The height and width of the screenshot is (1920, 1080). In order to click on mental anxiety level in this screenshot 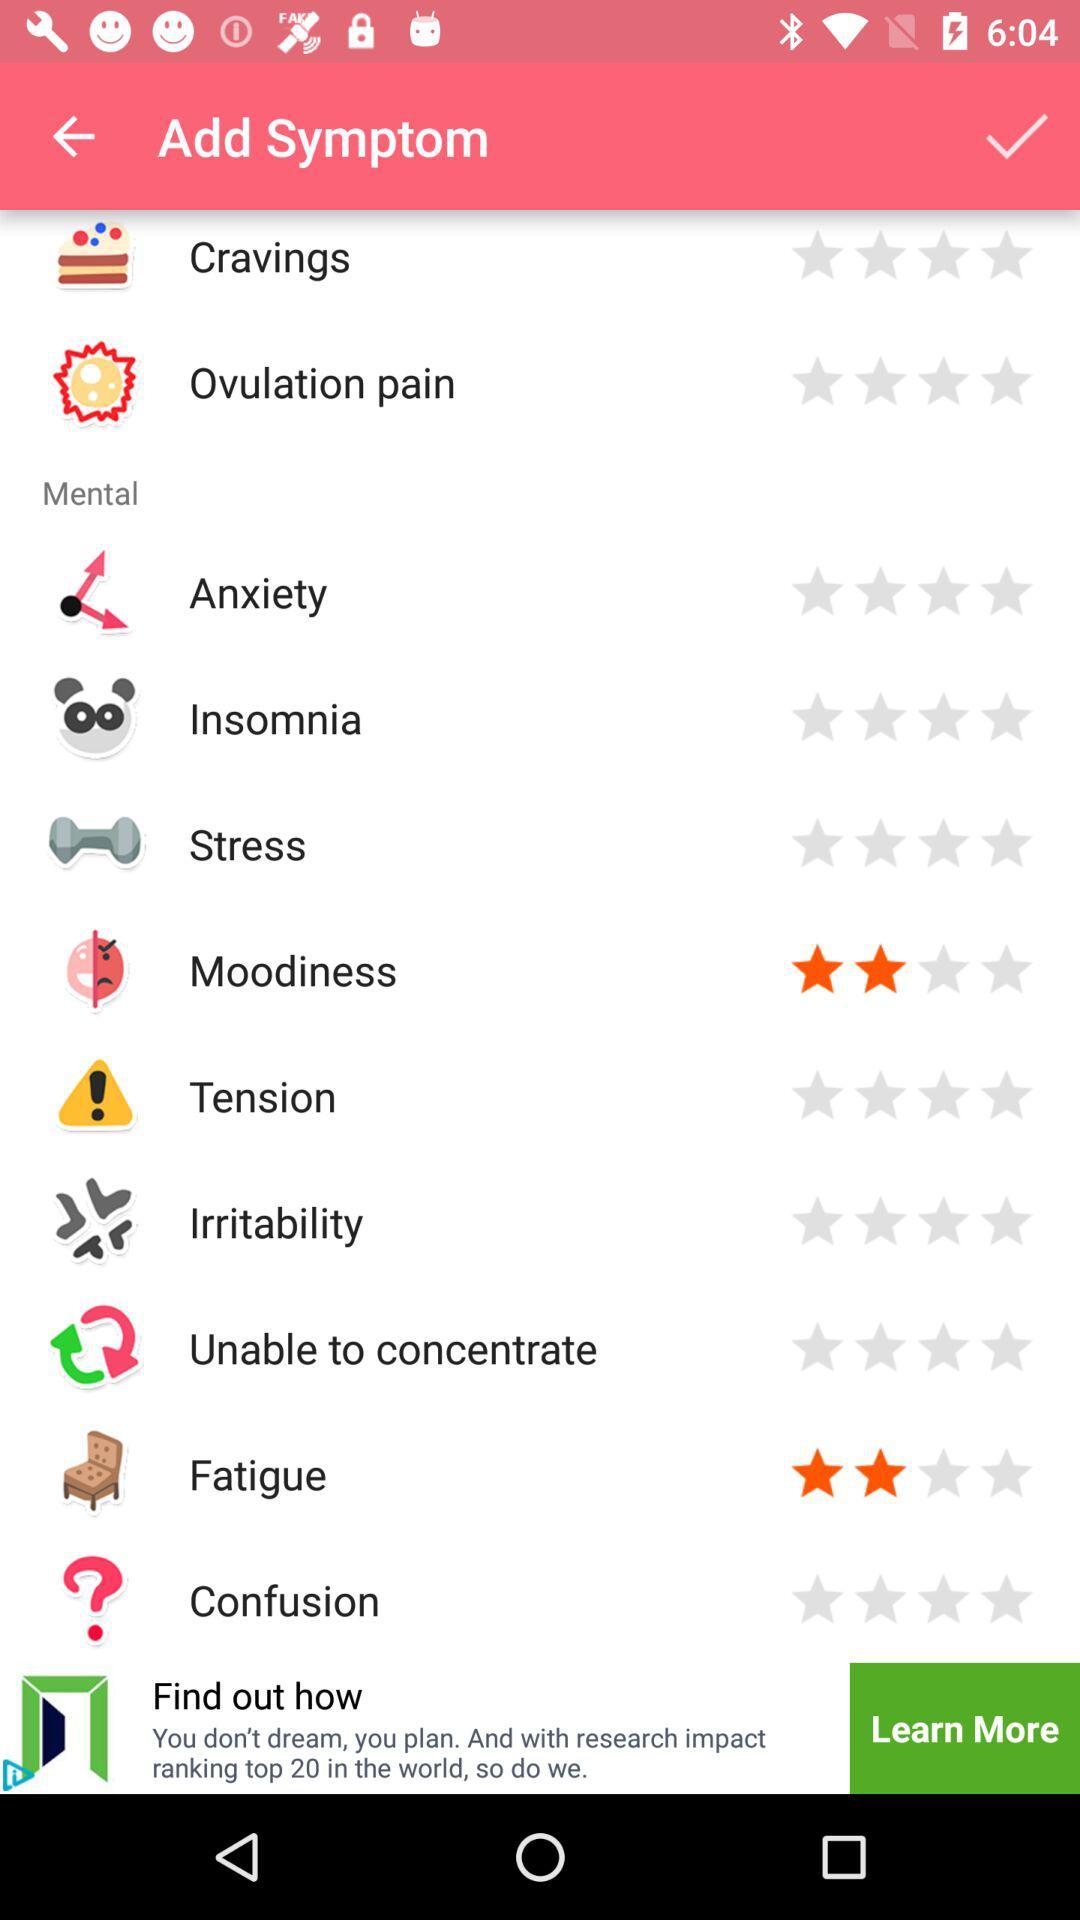, I will do `click(943, 590)`.